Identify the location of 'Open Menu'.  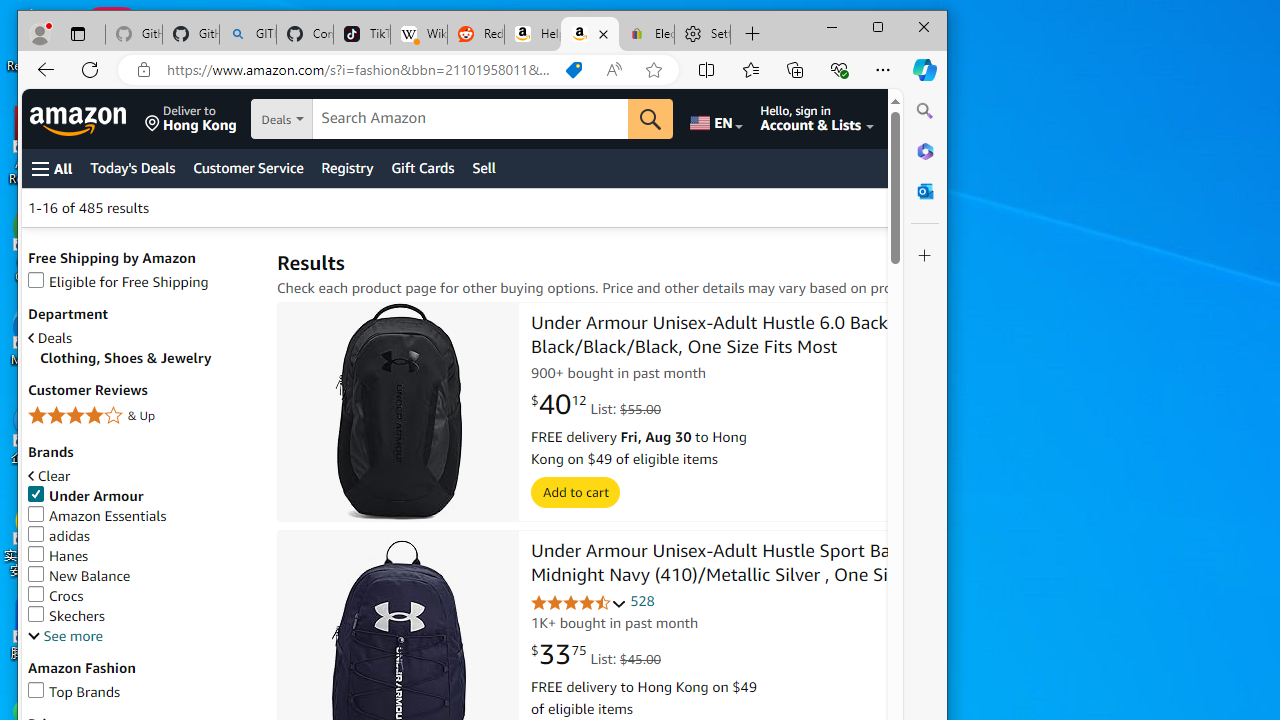
(52, 167).